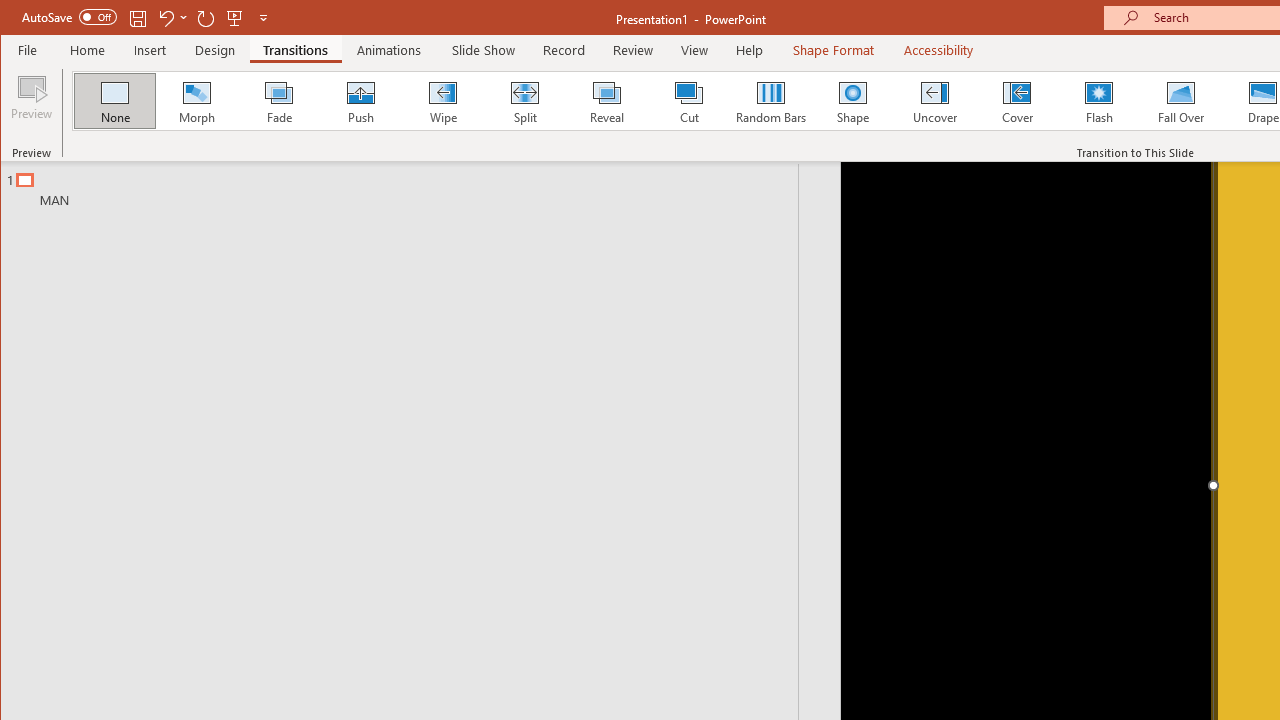 Image resolution: width=1280 pixels, height=720 pixels. I want to click on 'Shape', so click(852, 100).